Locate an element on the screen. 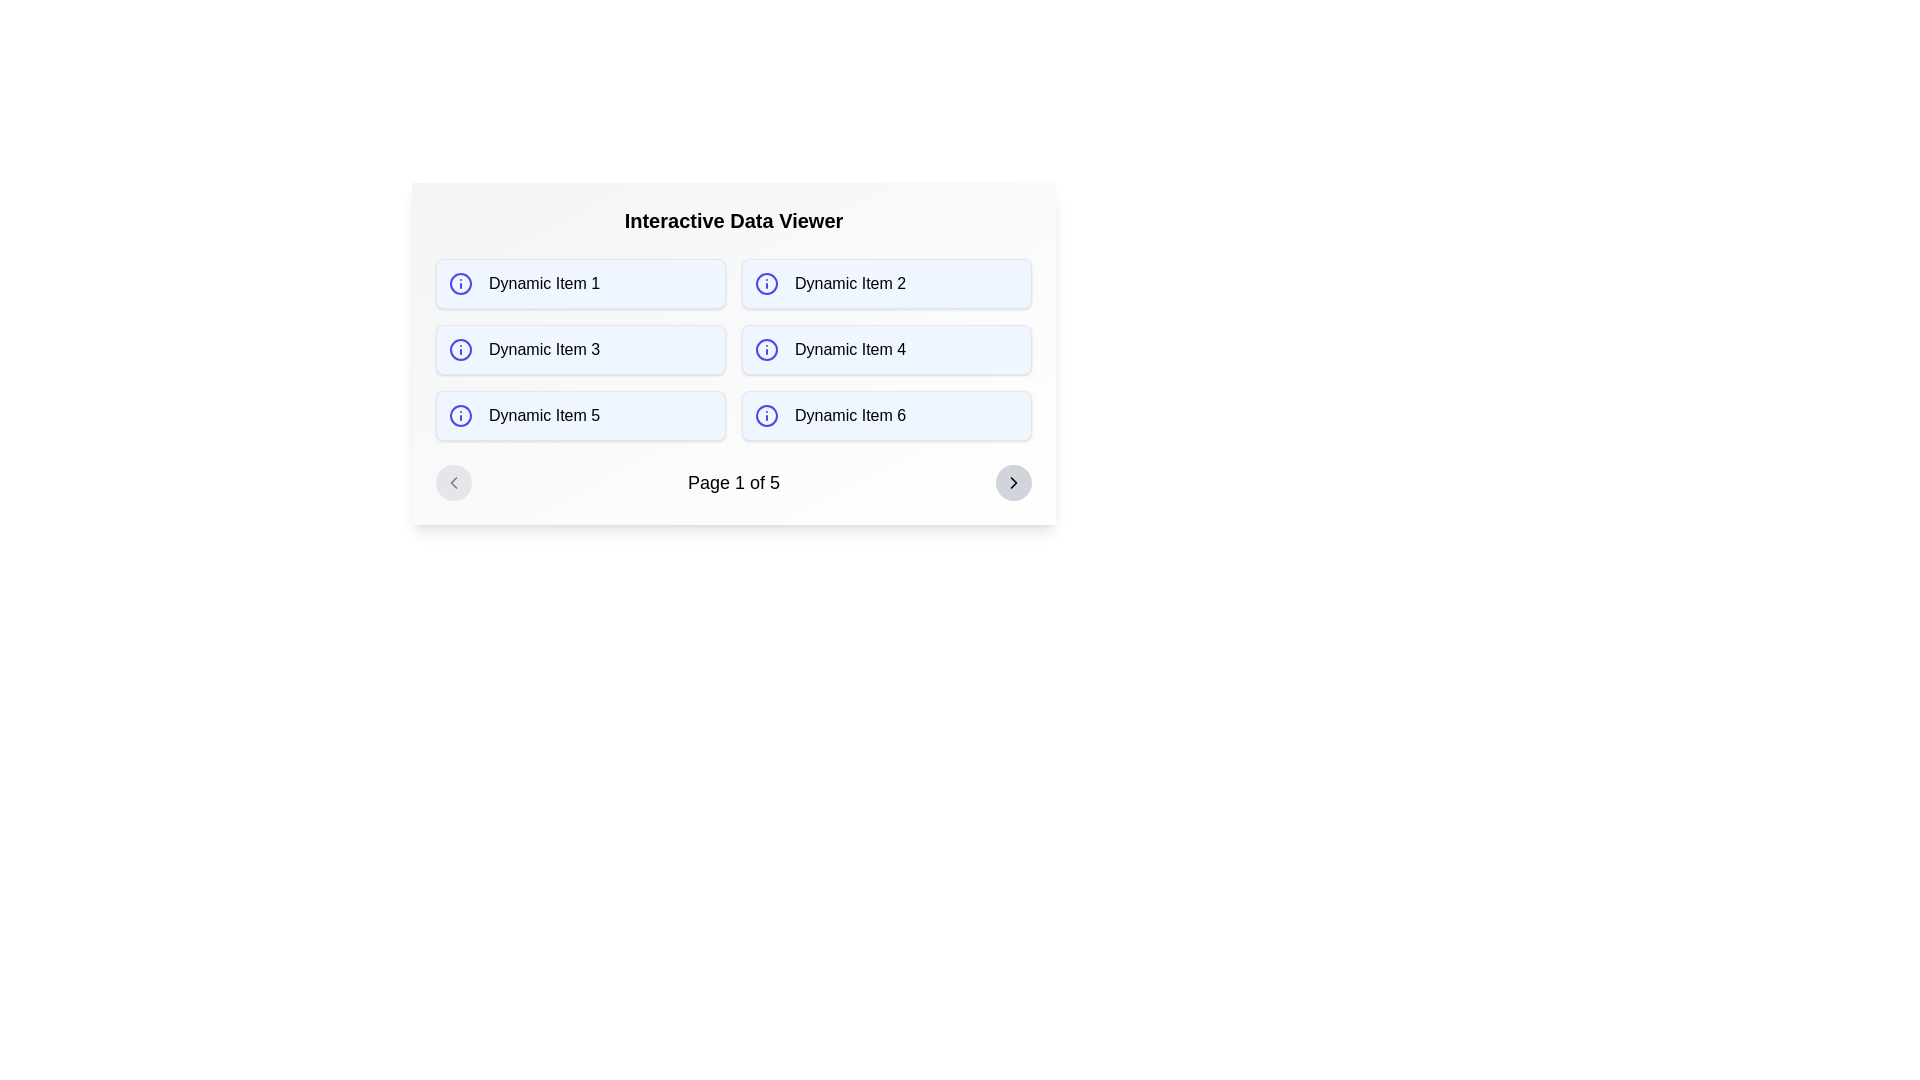  the navigational icon located inside the circular button at the bottom-left corner of the interface is located at coordinates (453, 482).